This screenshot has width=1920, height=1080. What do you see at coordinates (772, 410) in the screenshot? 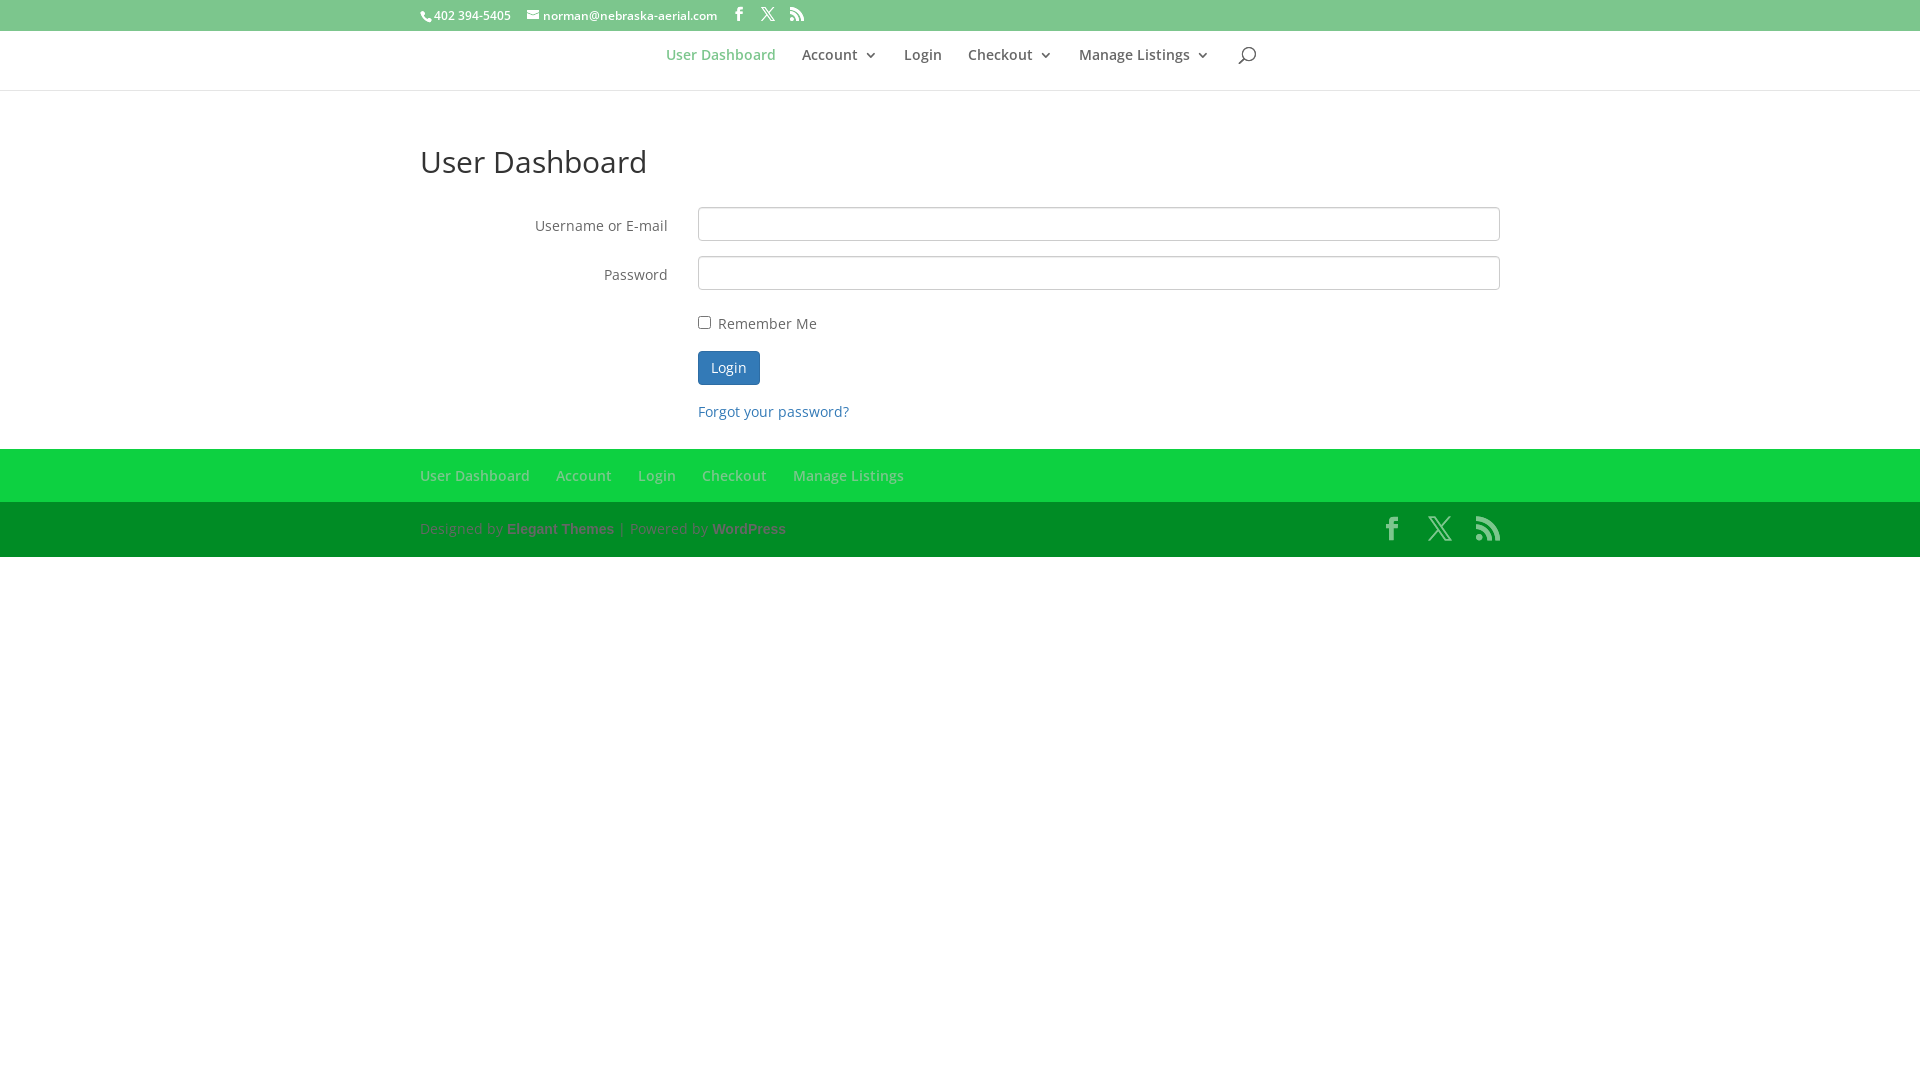
I see `'Forgot your password?'` at bounding box center [772, 410].